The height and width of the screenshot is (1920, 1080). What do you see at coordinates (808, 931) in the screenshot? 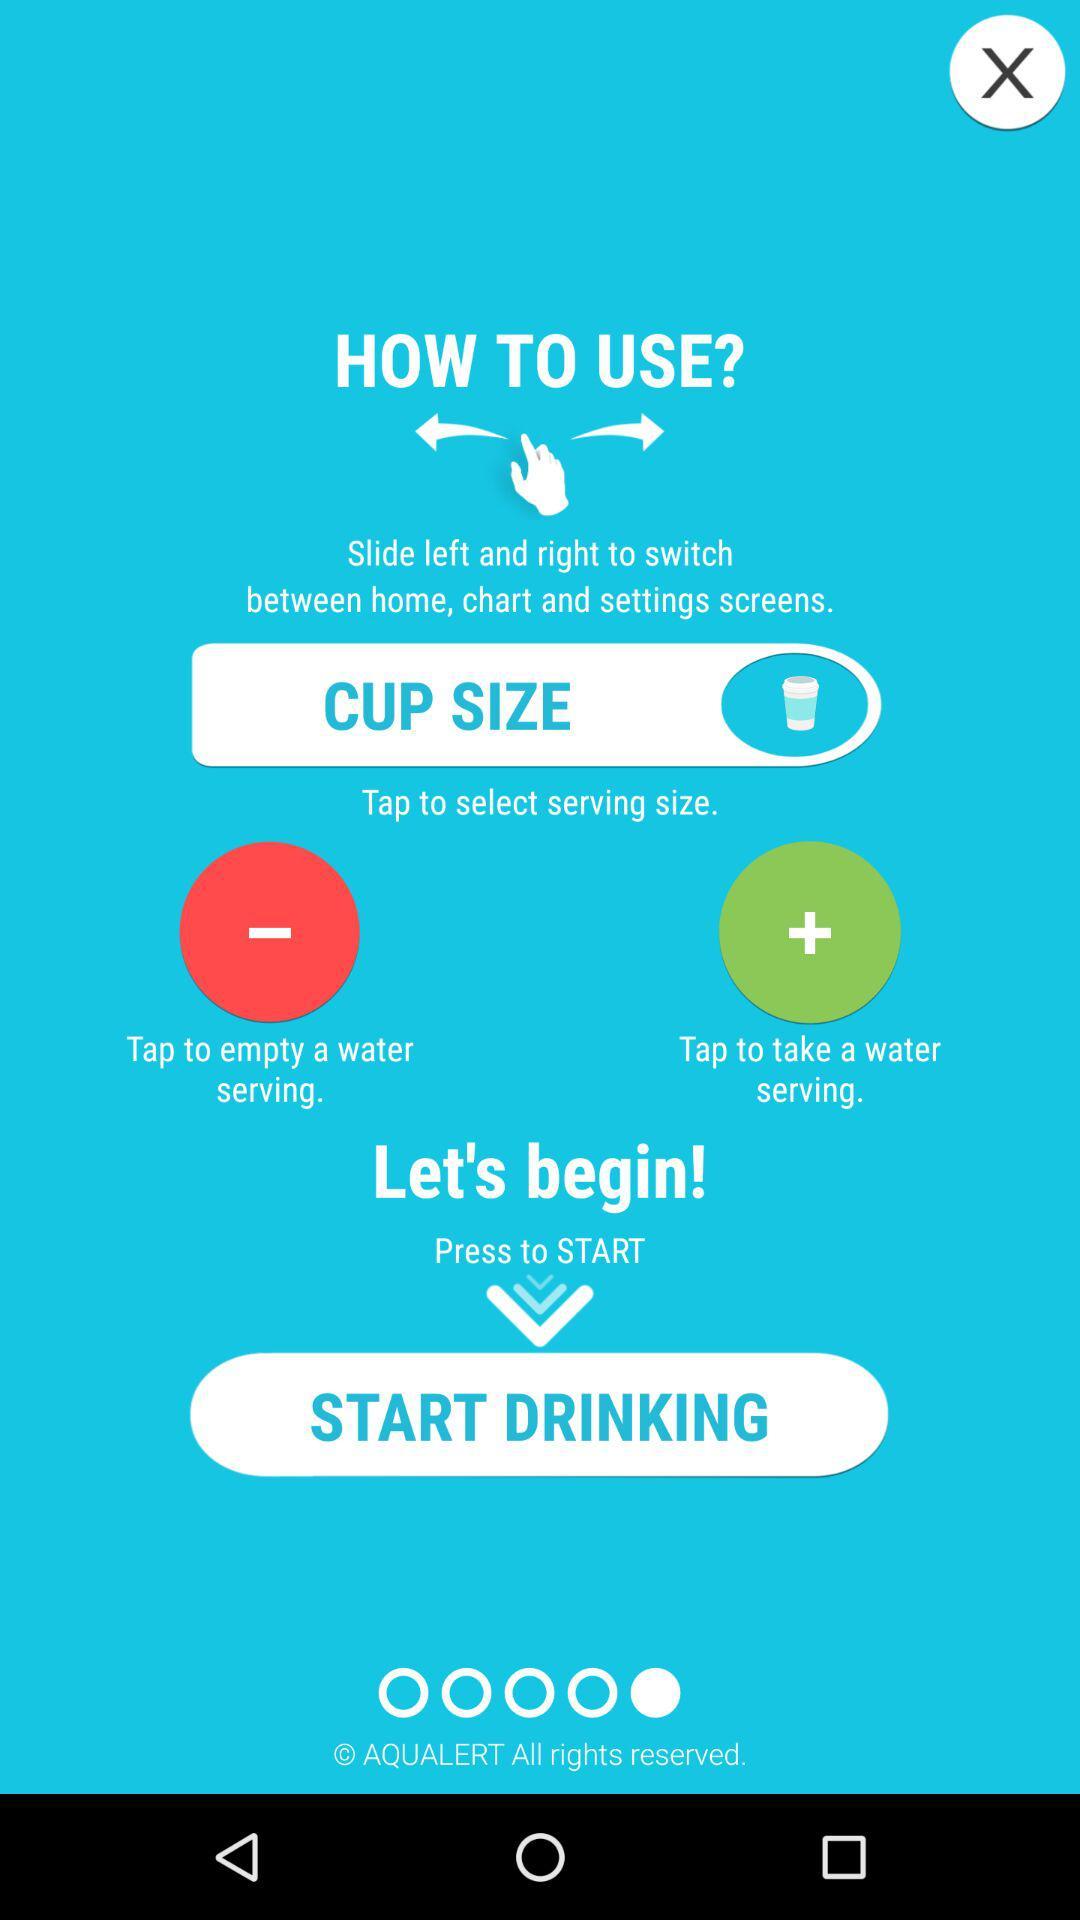
I see `app to the right of the tap to empty` at bounding box center [808, 931].